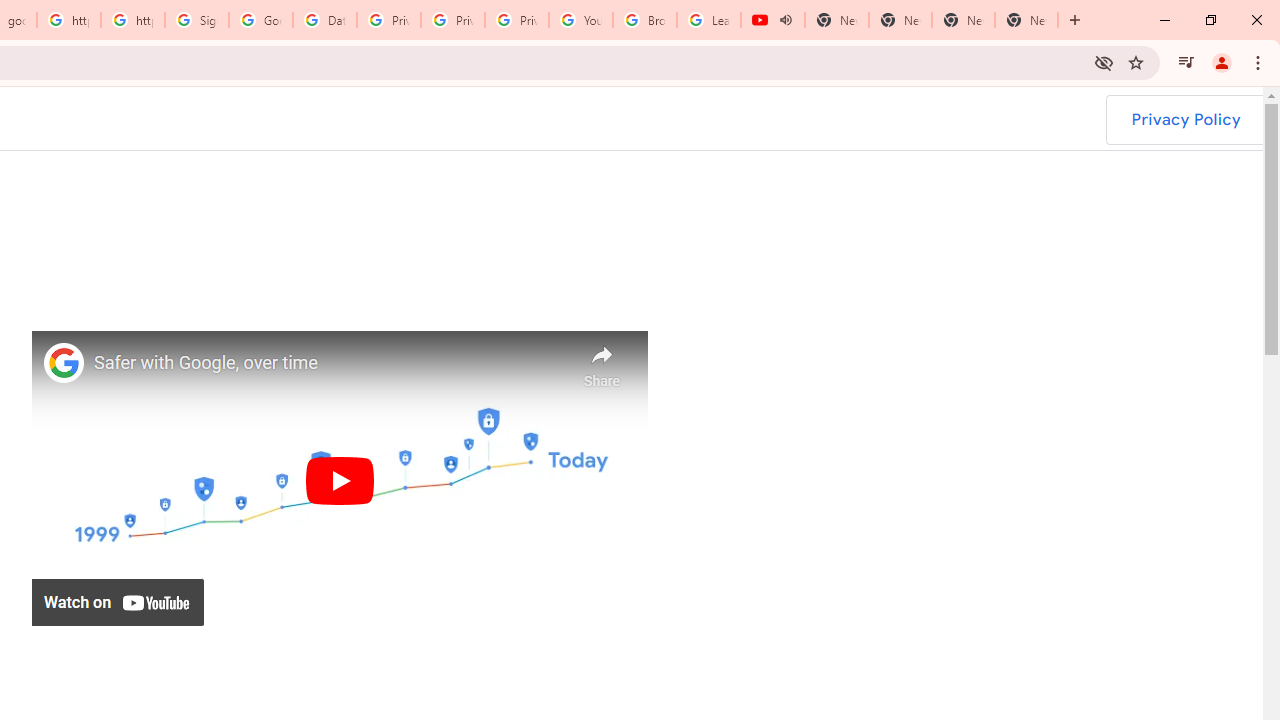 This screenshot has width=1280, height=720. I want to click on 'Browse Chrome as a guest - Computer - Google Chrome Help', so click(645, 20).